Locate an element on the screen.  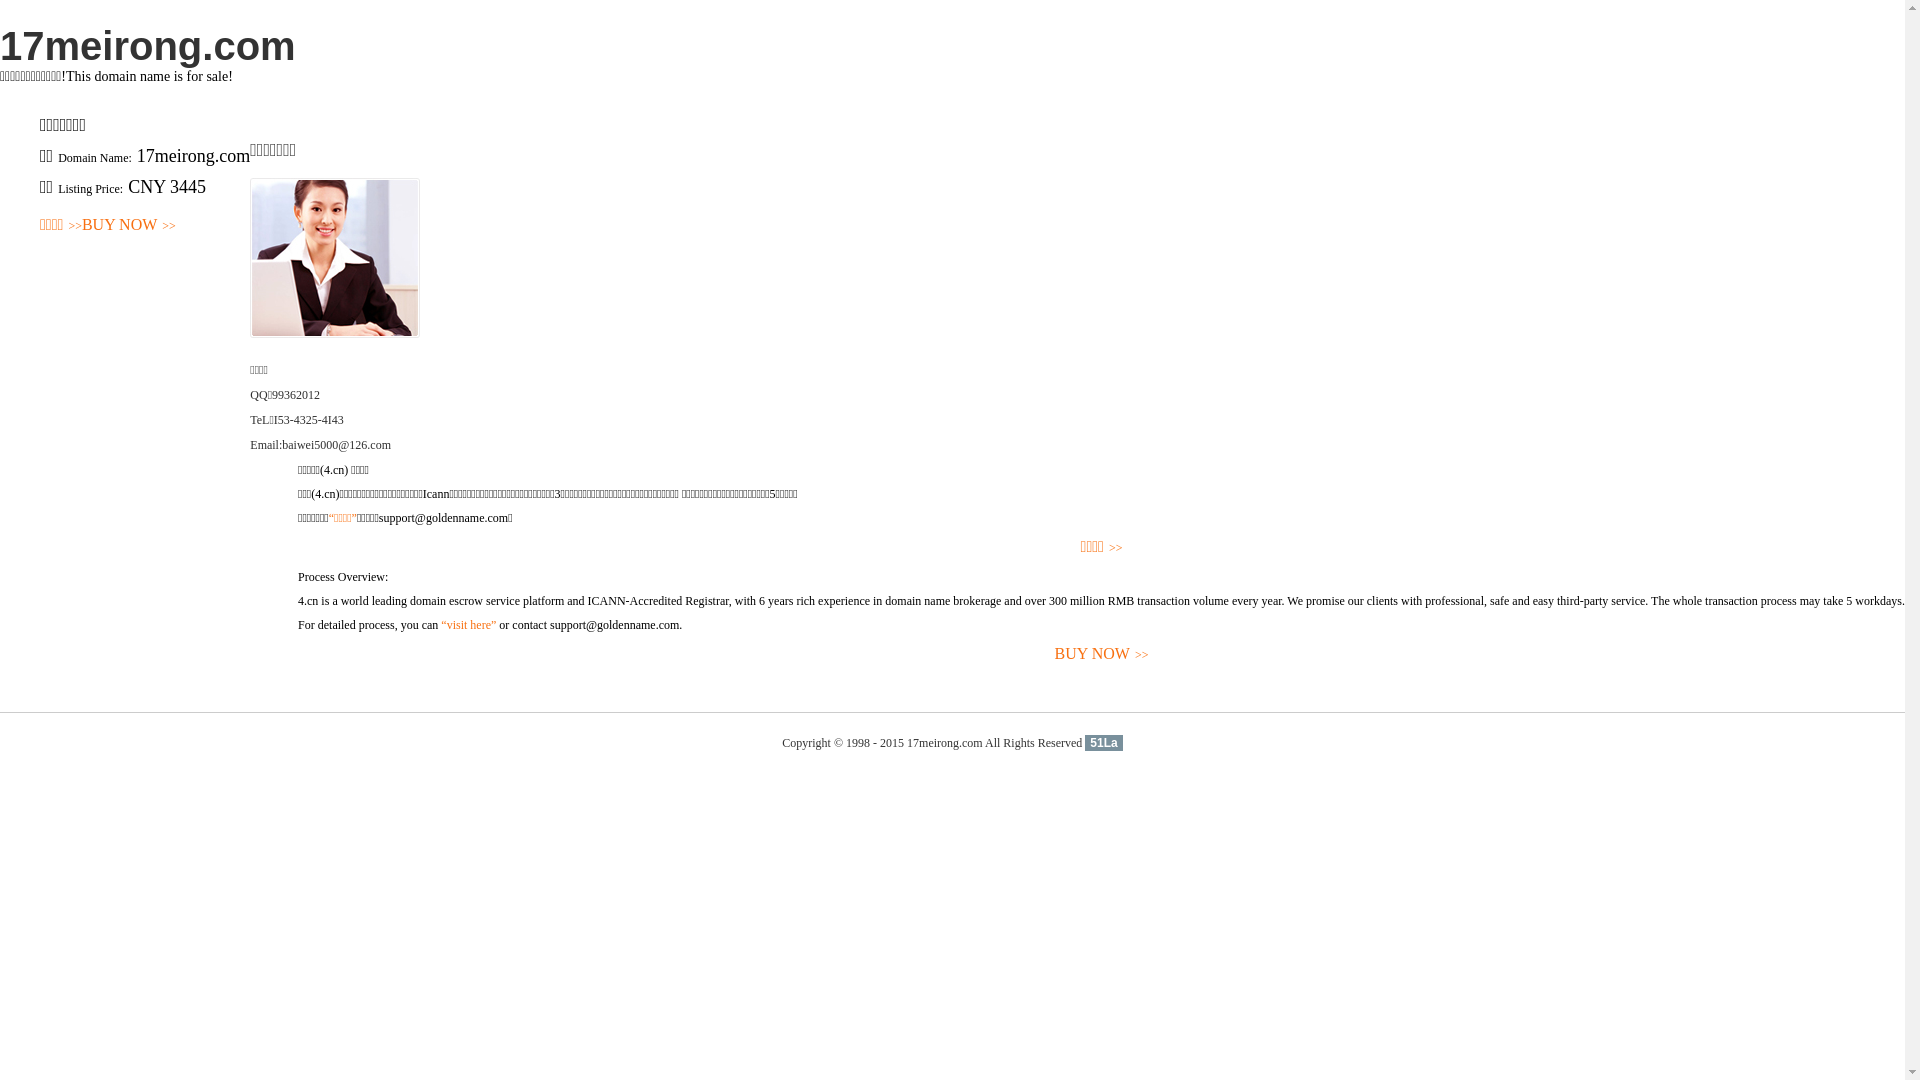
'BUY NOW>>' is located at coordinates (128, 225).